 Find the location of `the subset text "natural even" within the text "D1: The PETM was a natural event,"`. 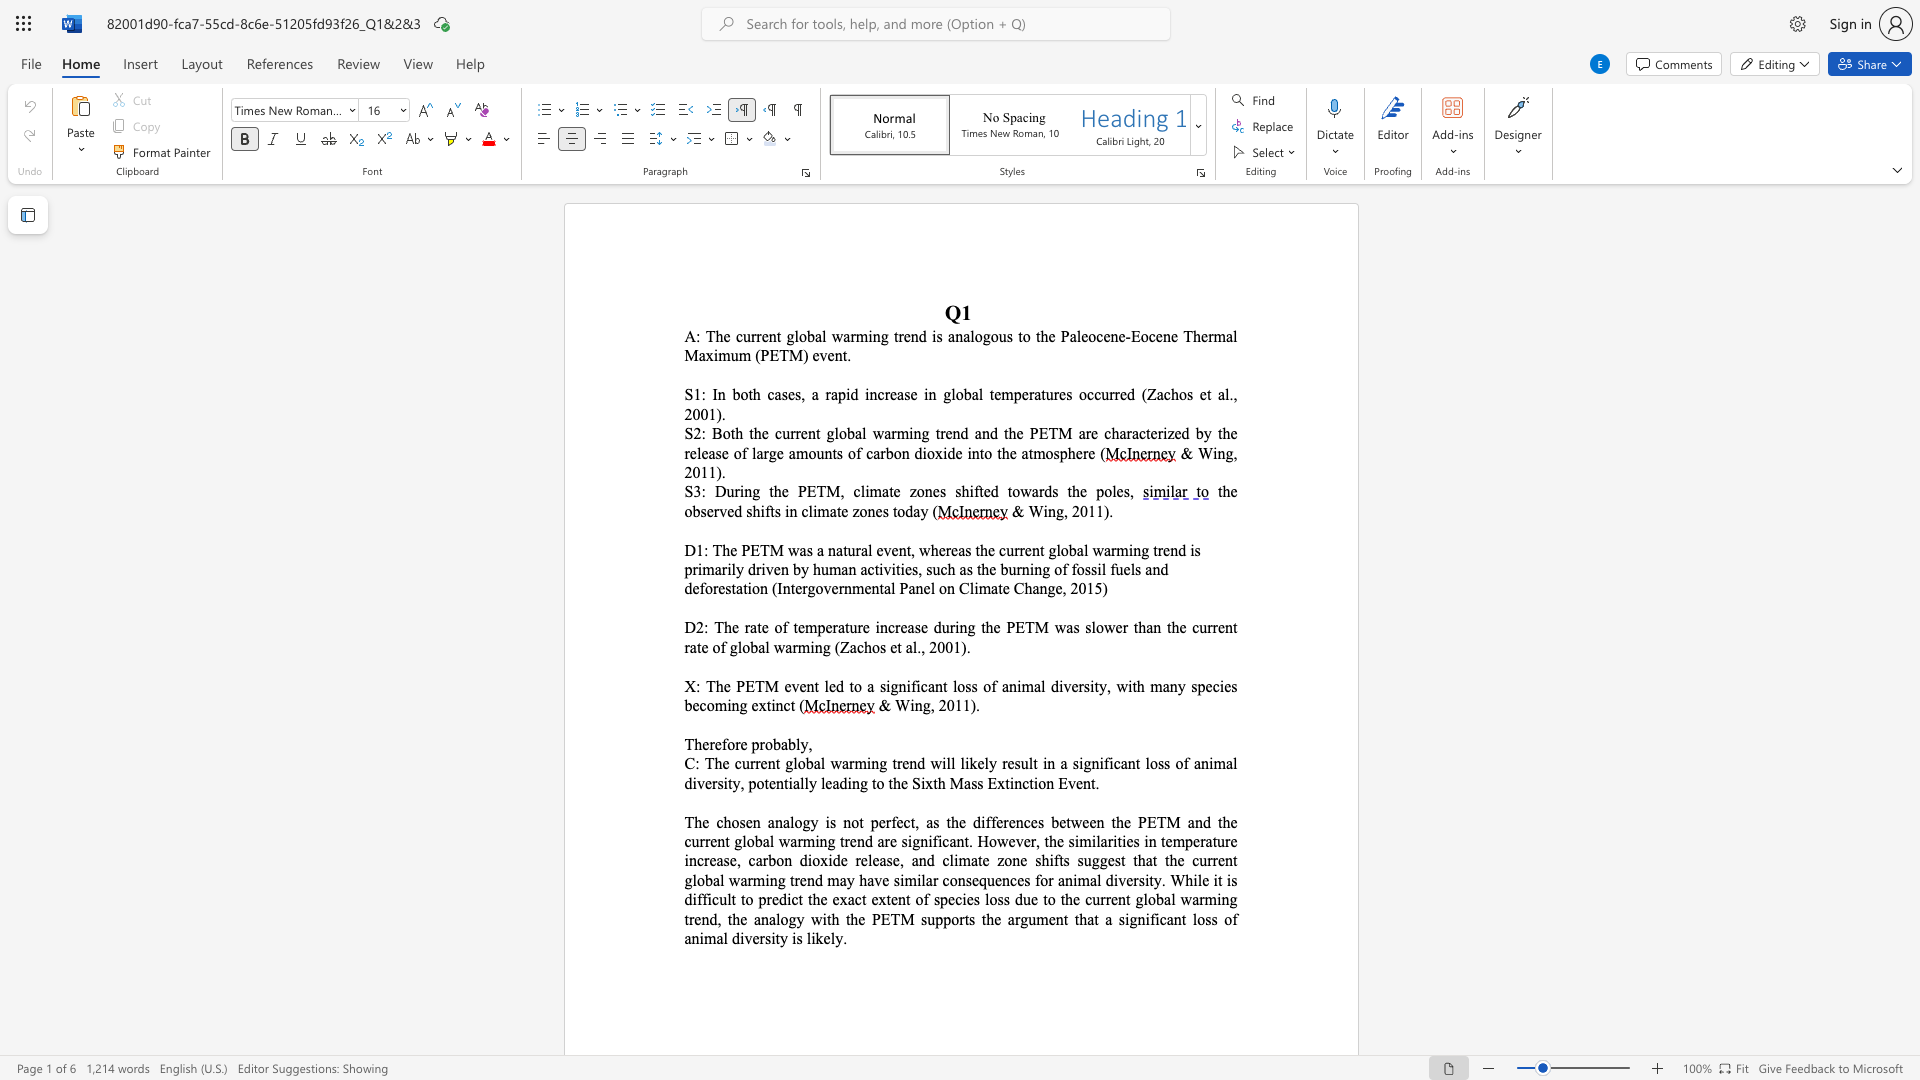

the subset text "natural even" within the text "D1: The PETM was a natural event," is located at coordinates (828, 550).